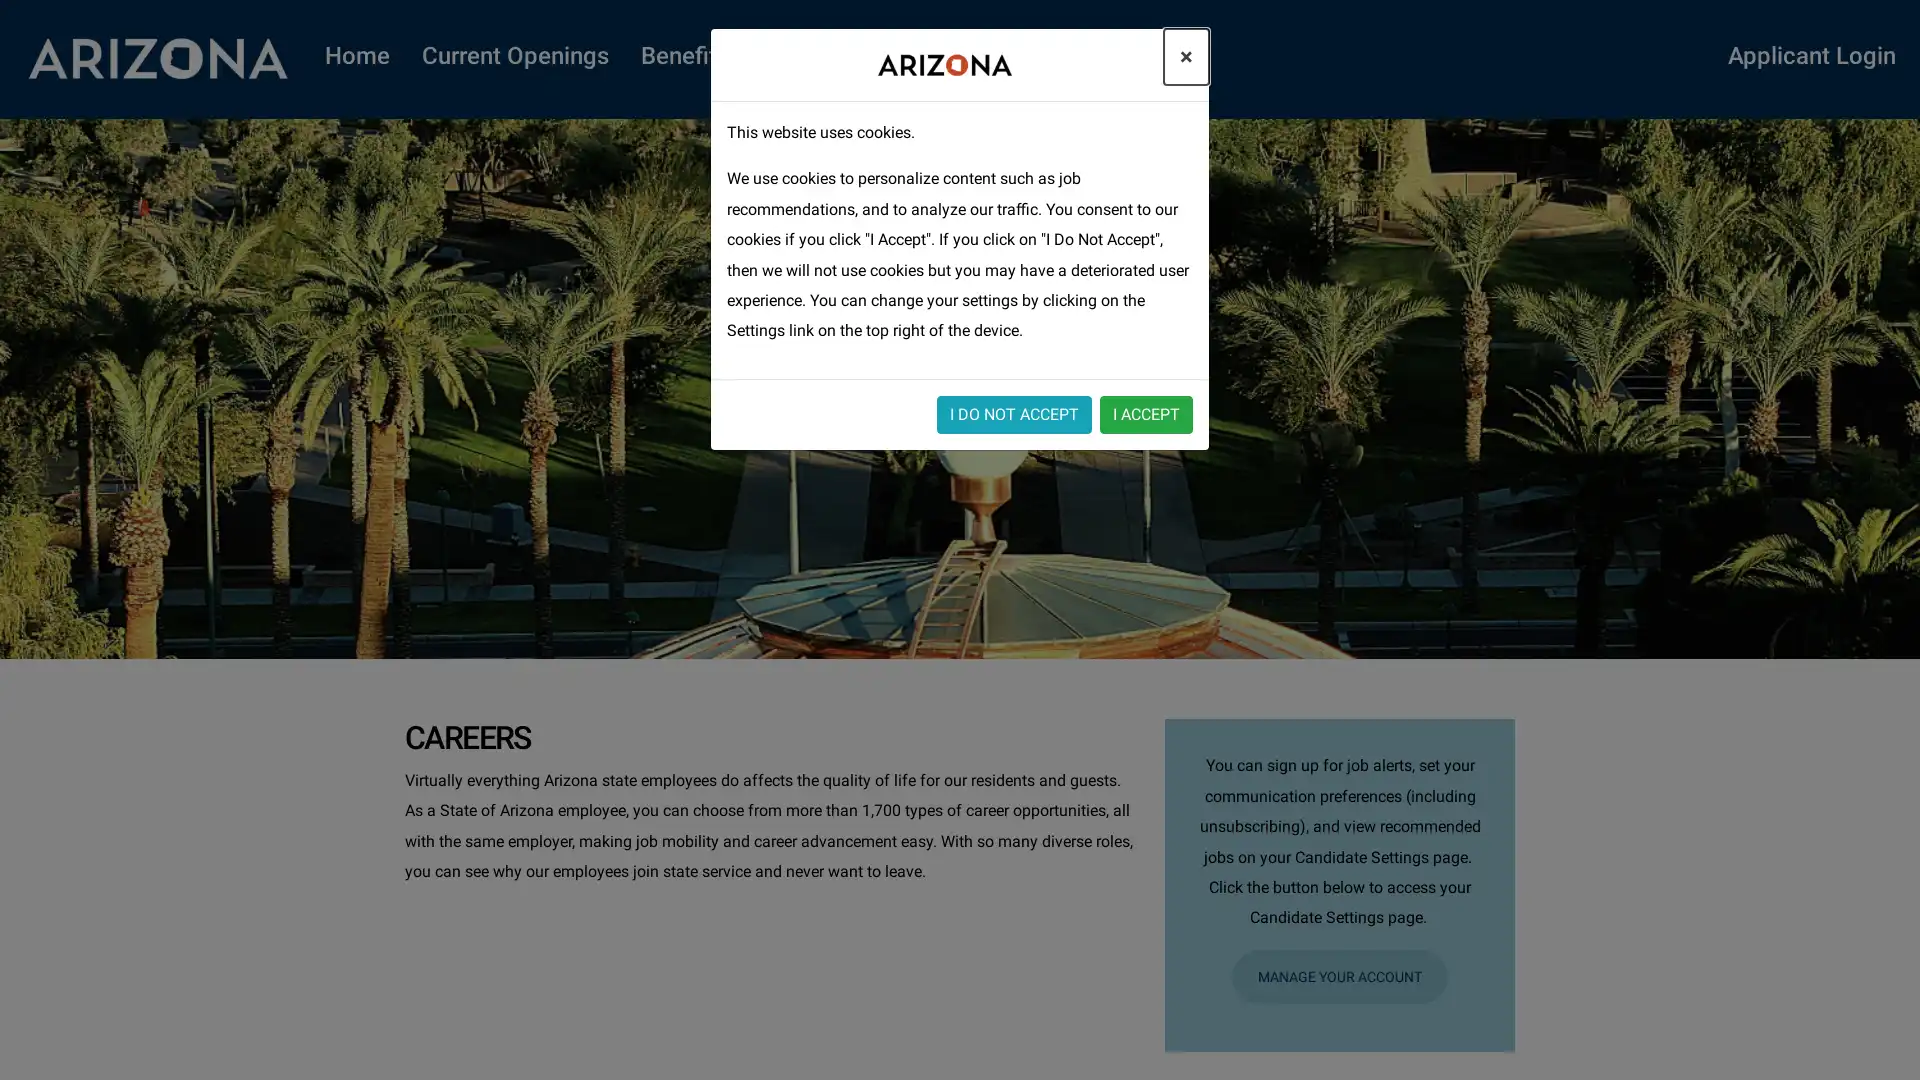  What do you see at coordinates (1014, 412) in the screenshot?
I see `I DO NOT ACCEPT` at bounding box center [1014, 412].